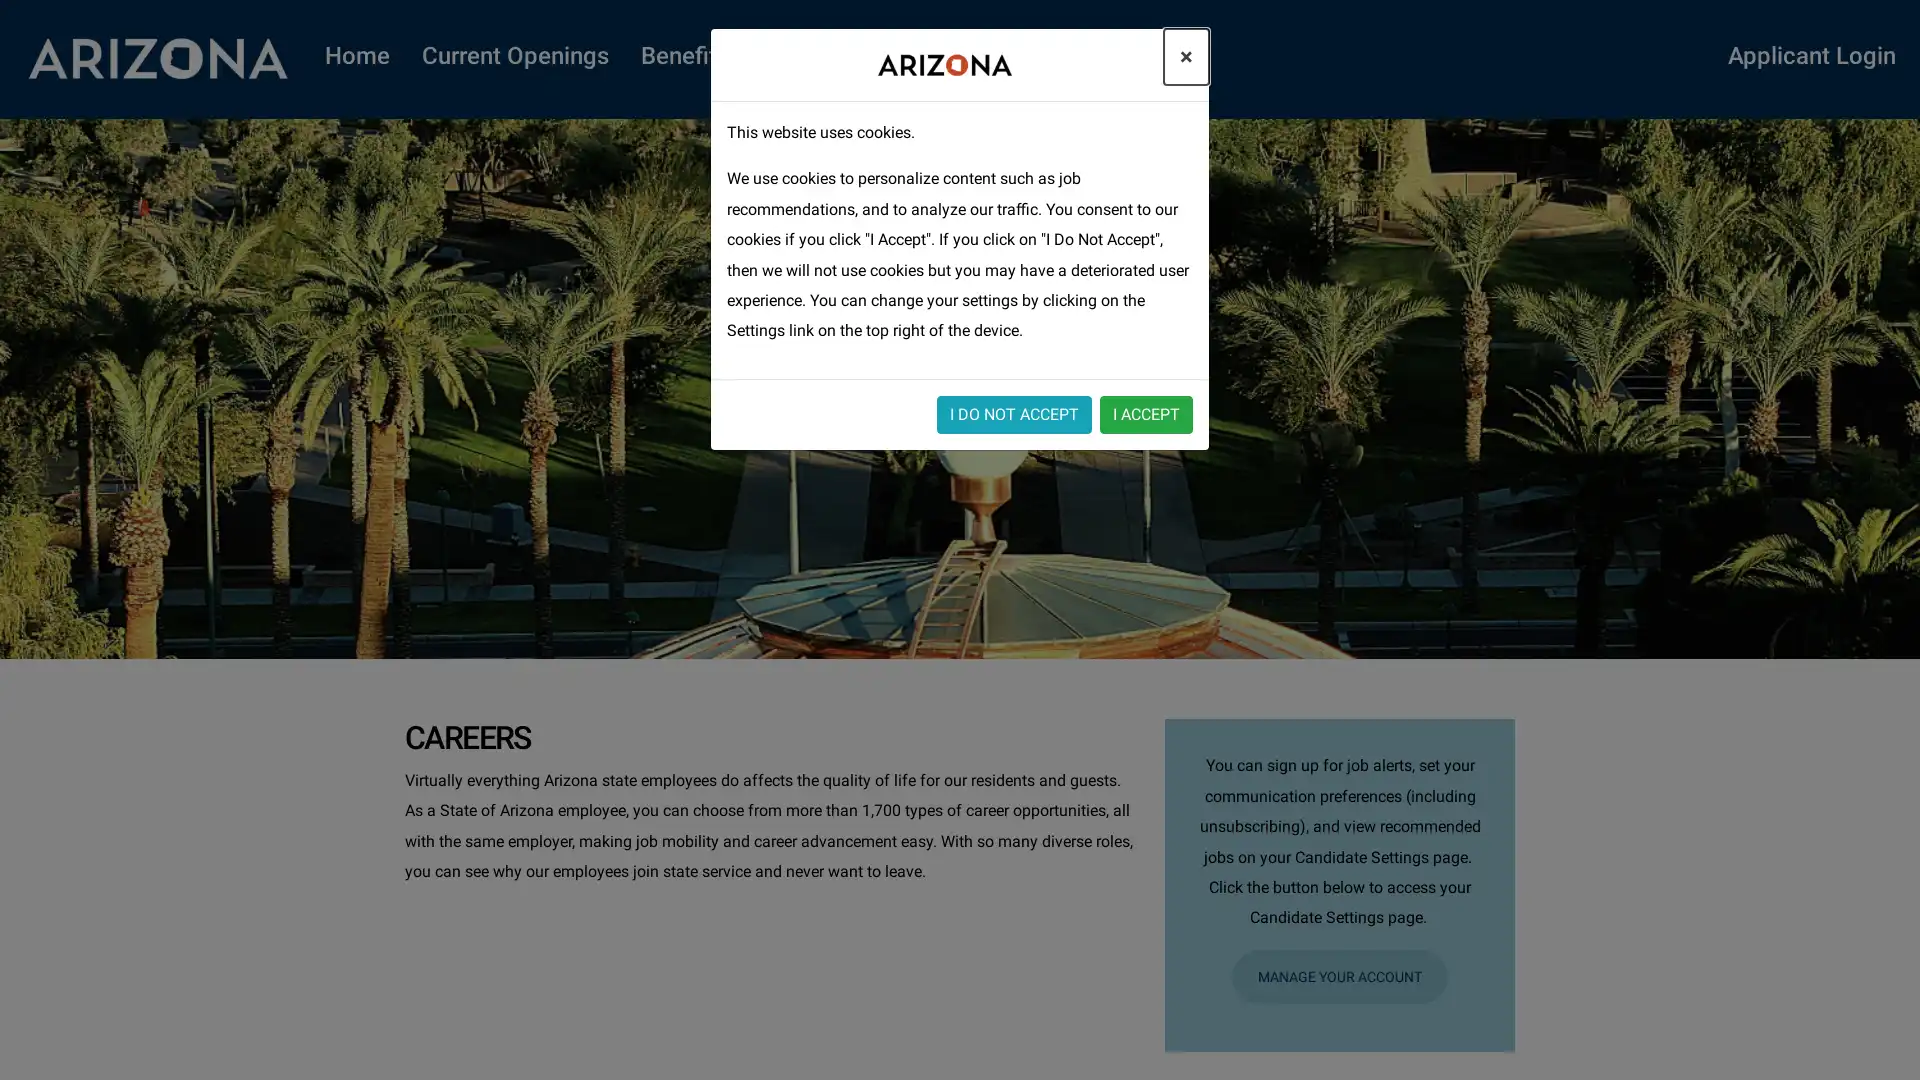  What do you see at coordinates (1014, 412) in the screenshot?
I see `I DO NOT ACCEPT` at bounding box center [1014, 412].